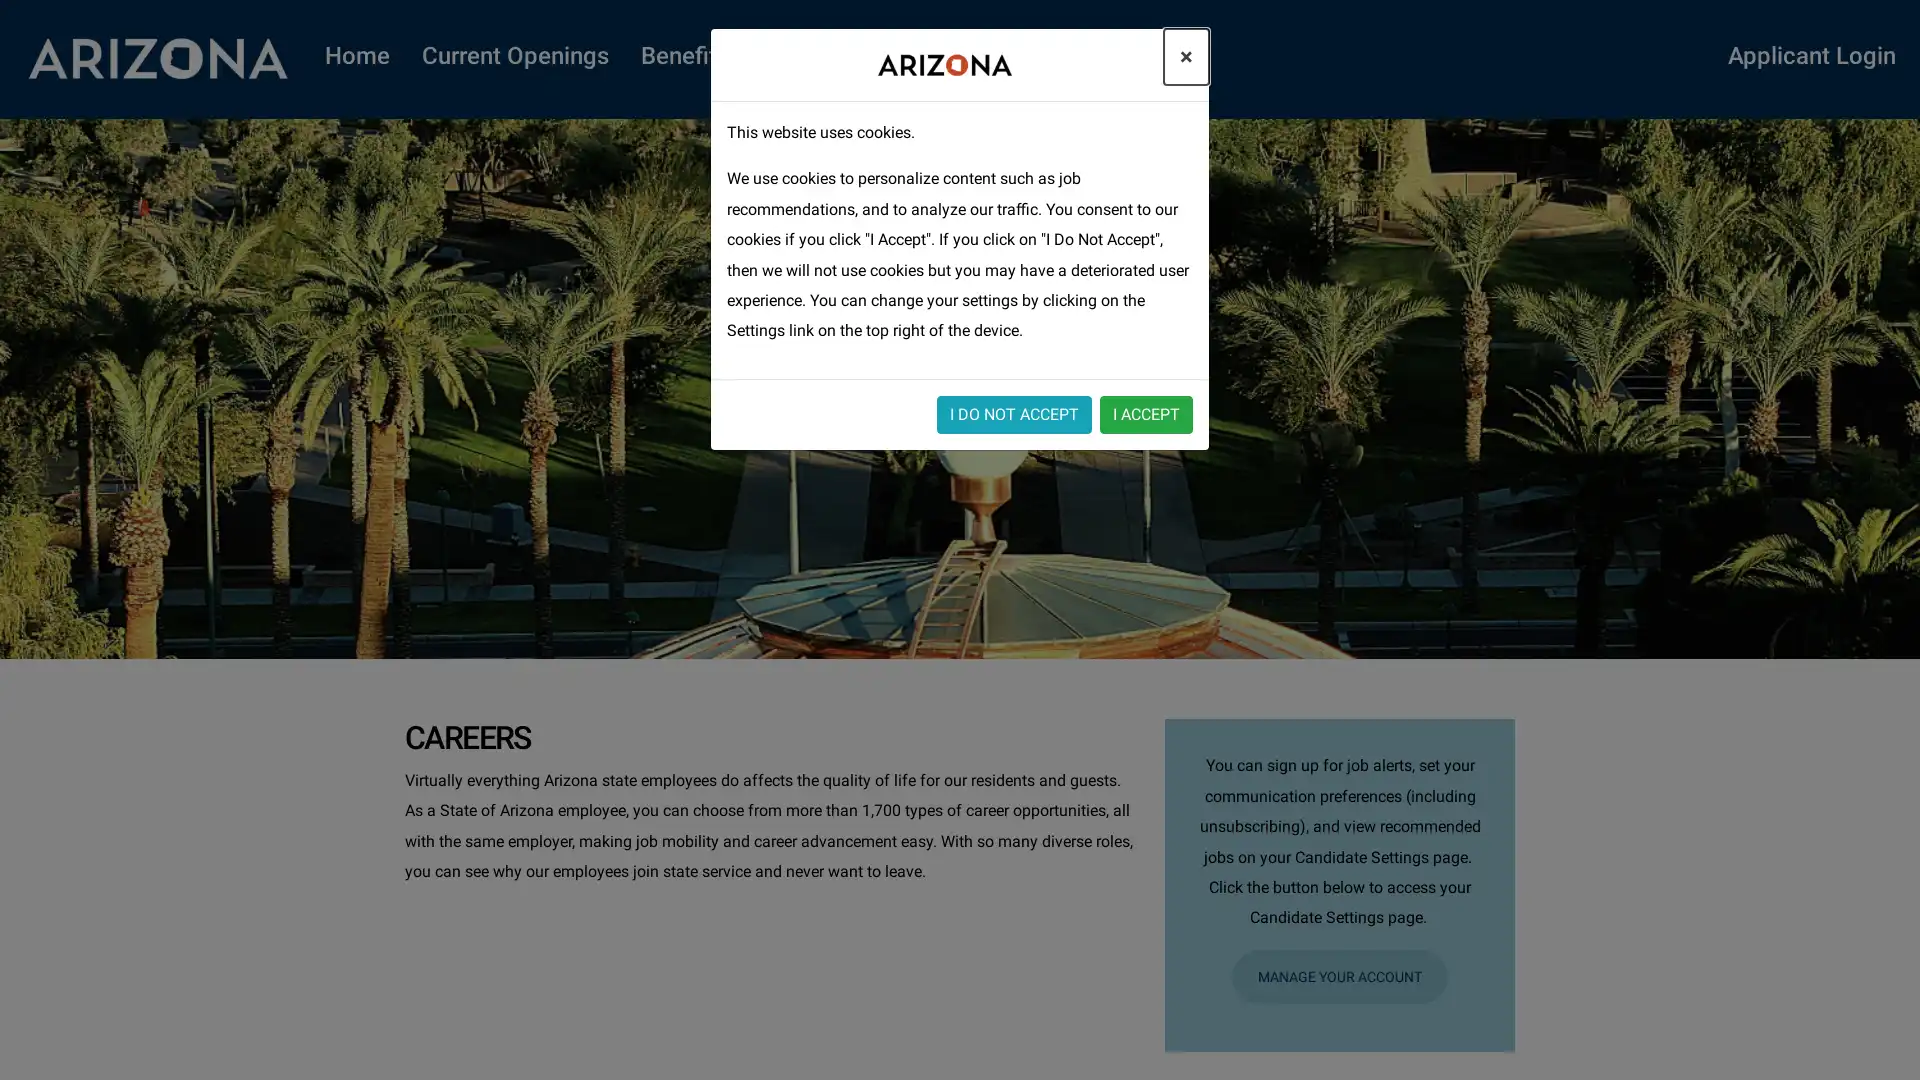  What do you see at coordinates (1014, 412) in the screenshot?
I see `I DO NOT ACCEPT` at bounding box center [1014, 412].